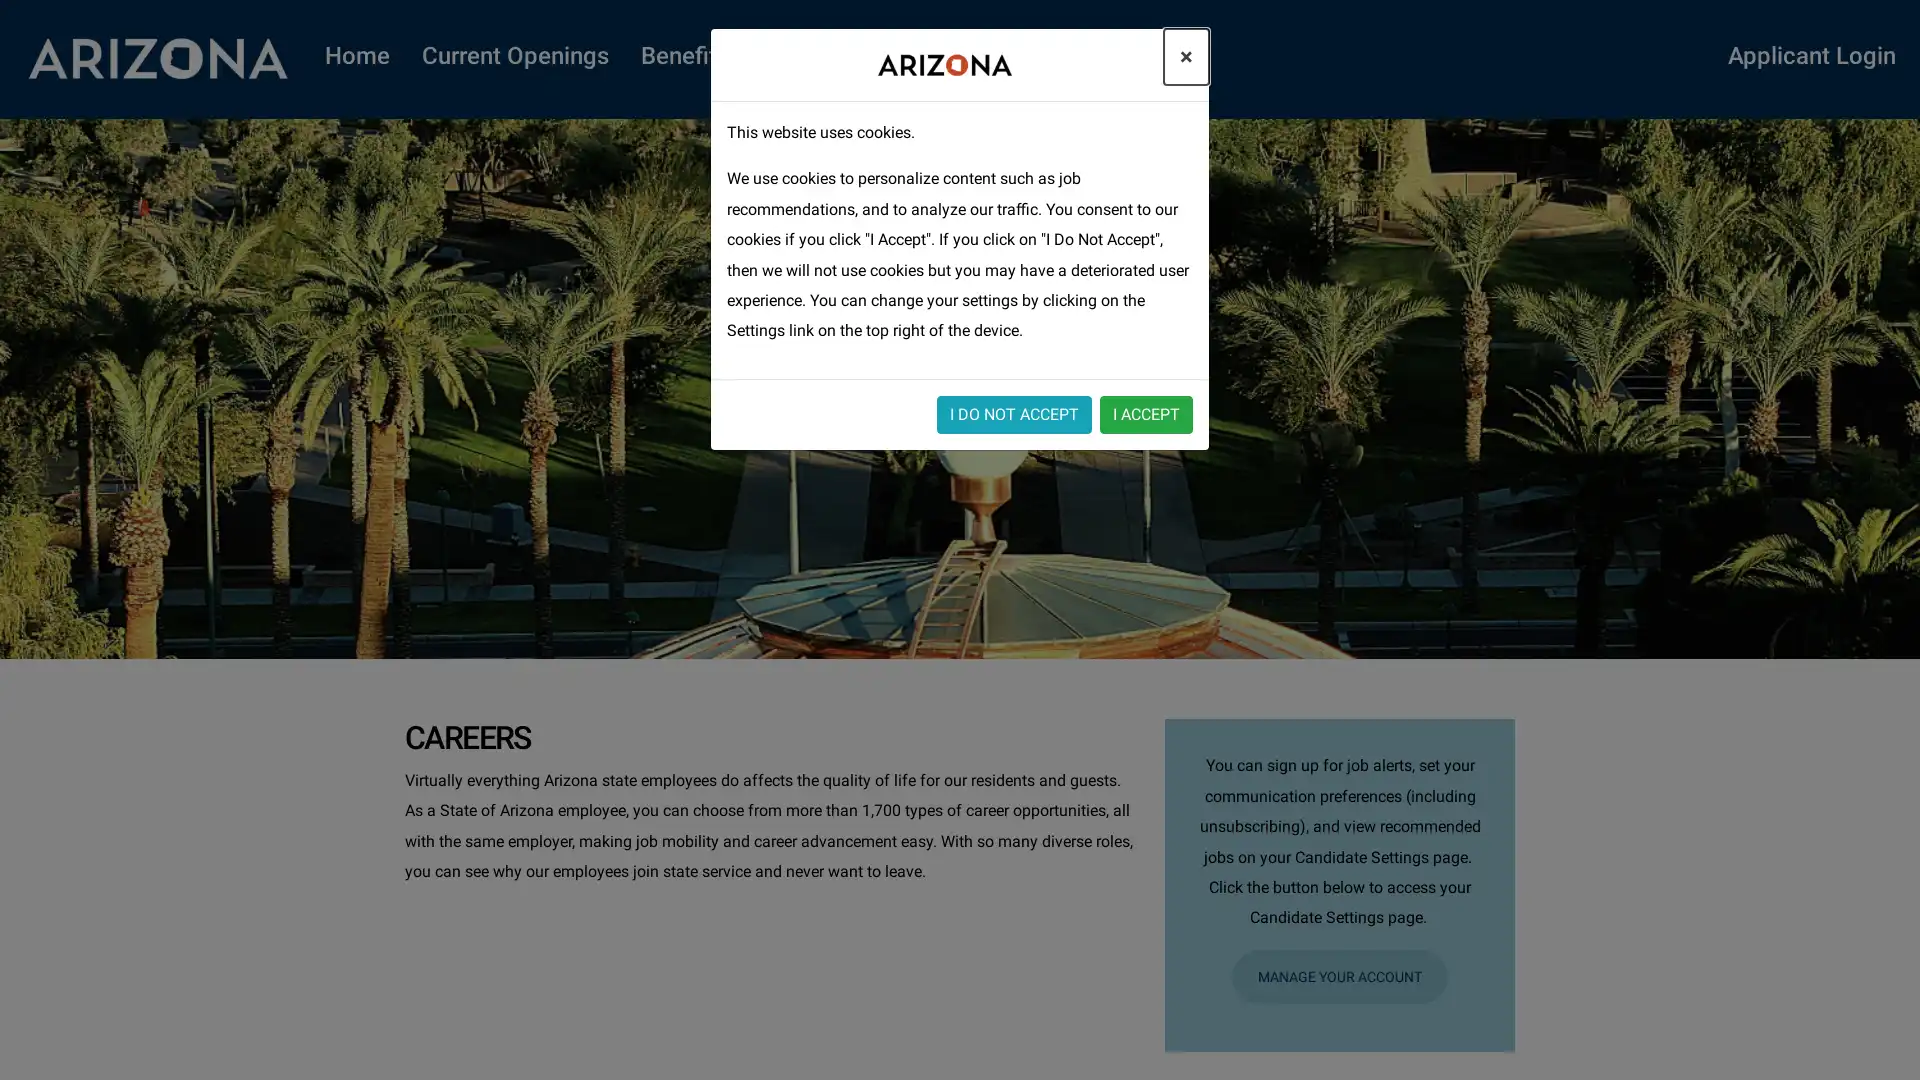  What do you see at coordinates (1014, 412) in the screenshot?
I see `I DO NOT ACCEPT` at bounding box center [1014, 412].